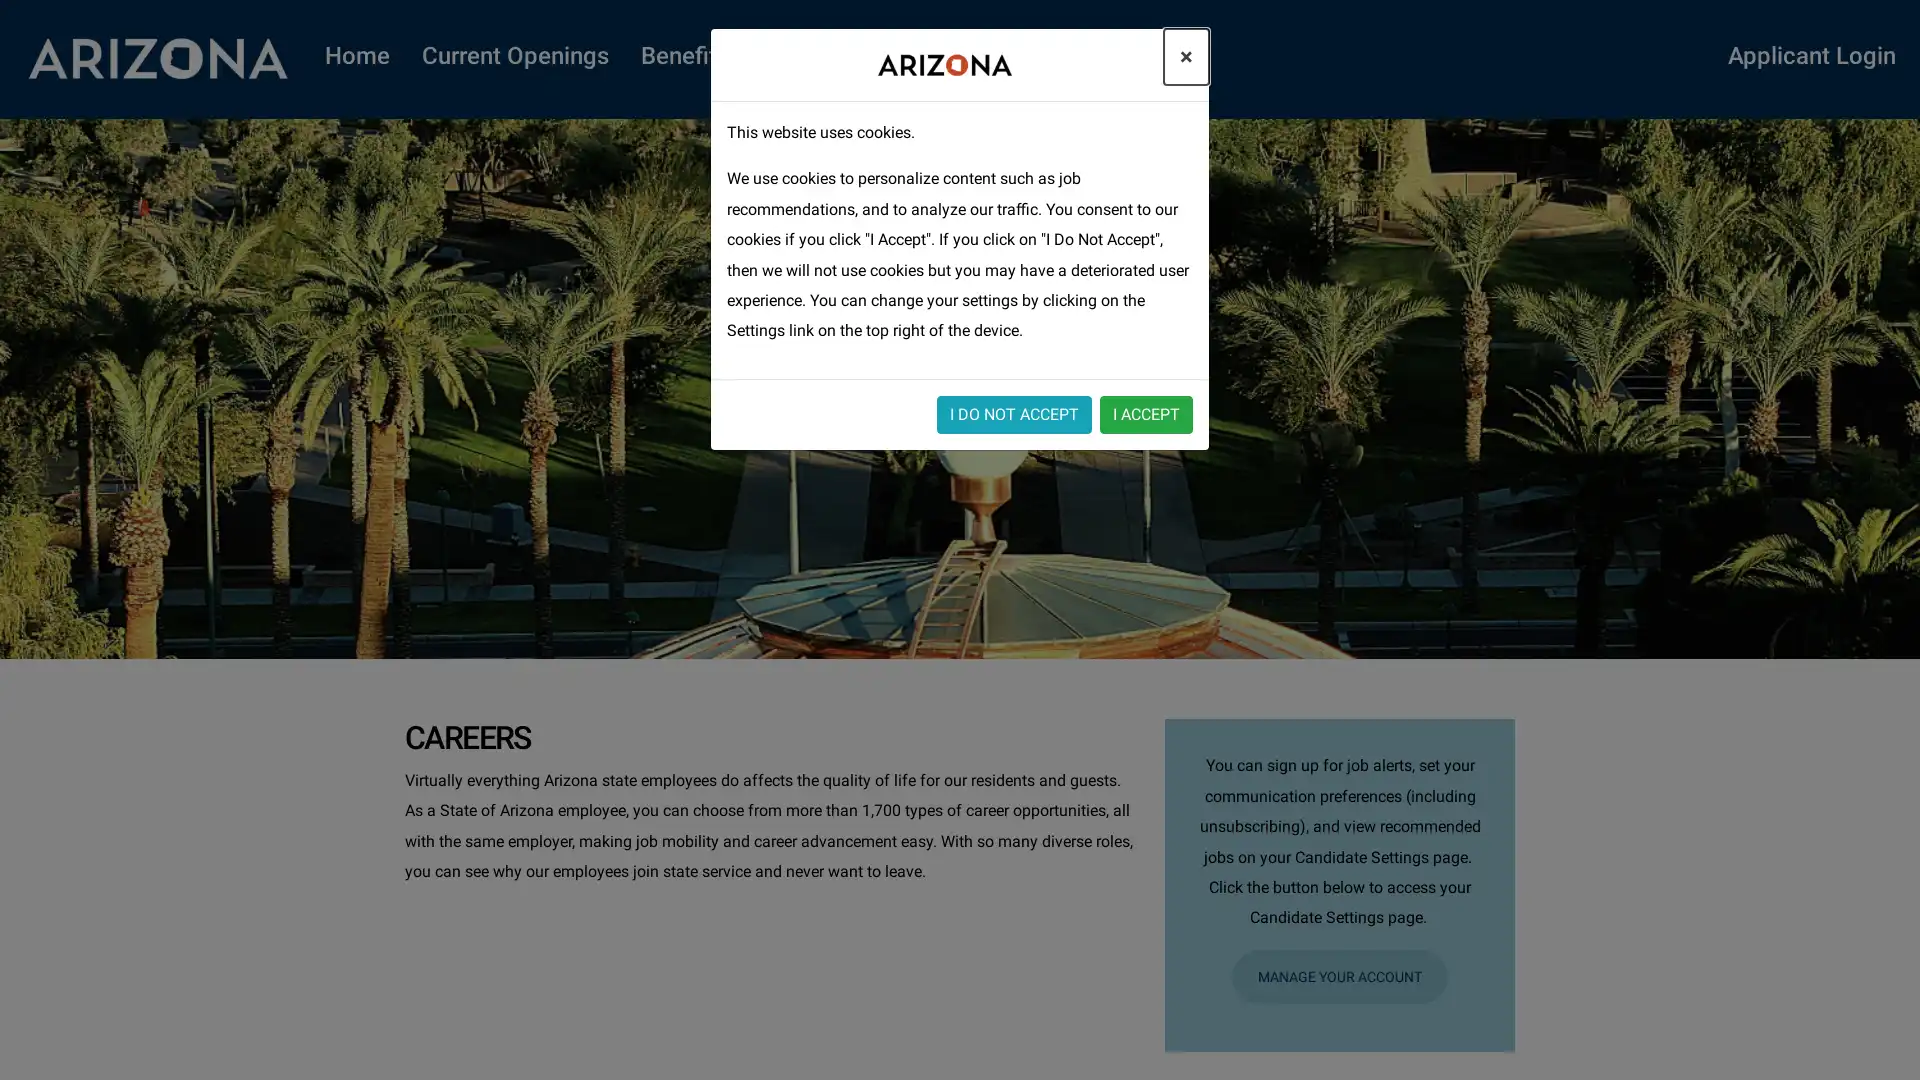  What do you see at coordinates (1014, 412) in the screenshot?
I see `I DO NOT ACCEPT` at bounding box center [1014, 412].